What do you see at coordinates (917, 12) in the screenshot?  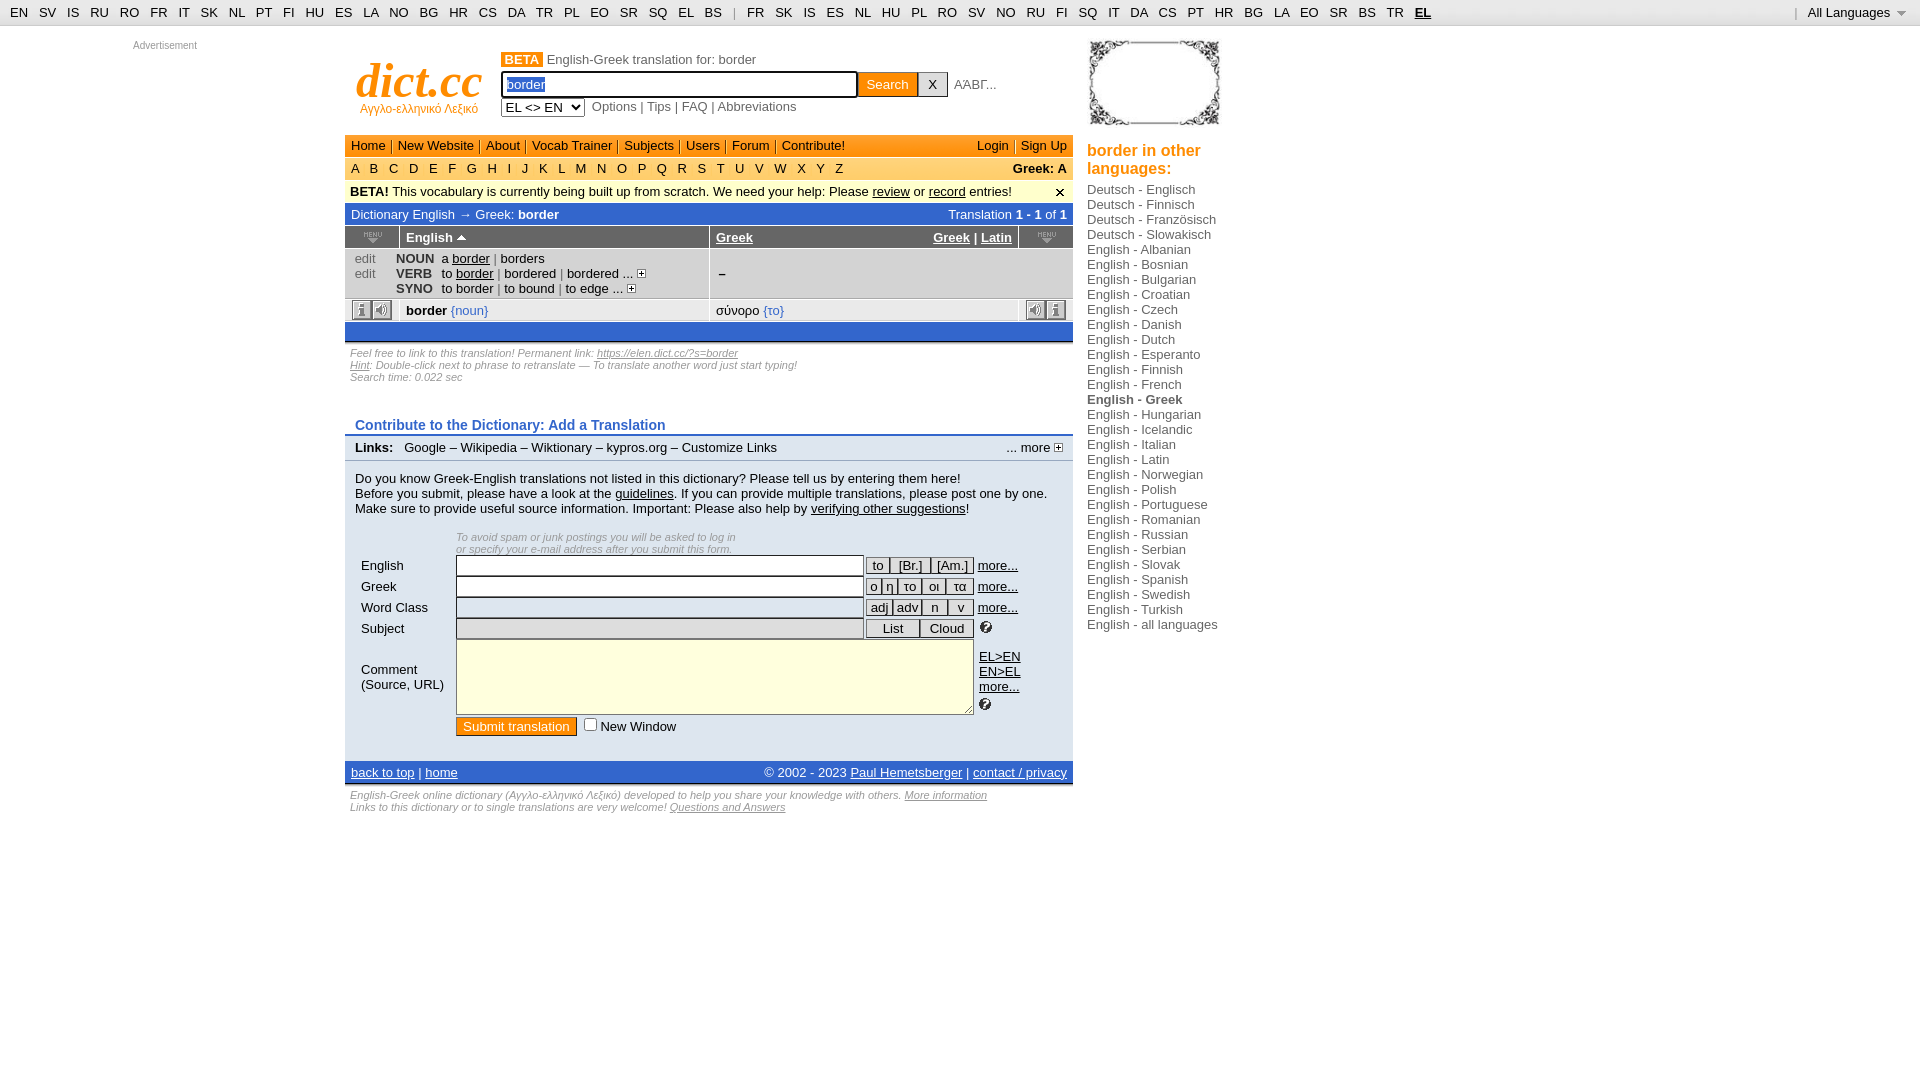 I see `'PL'` at bounding box center [917, 12].